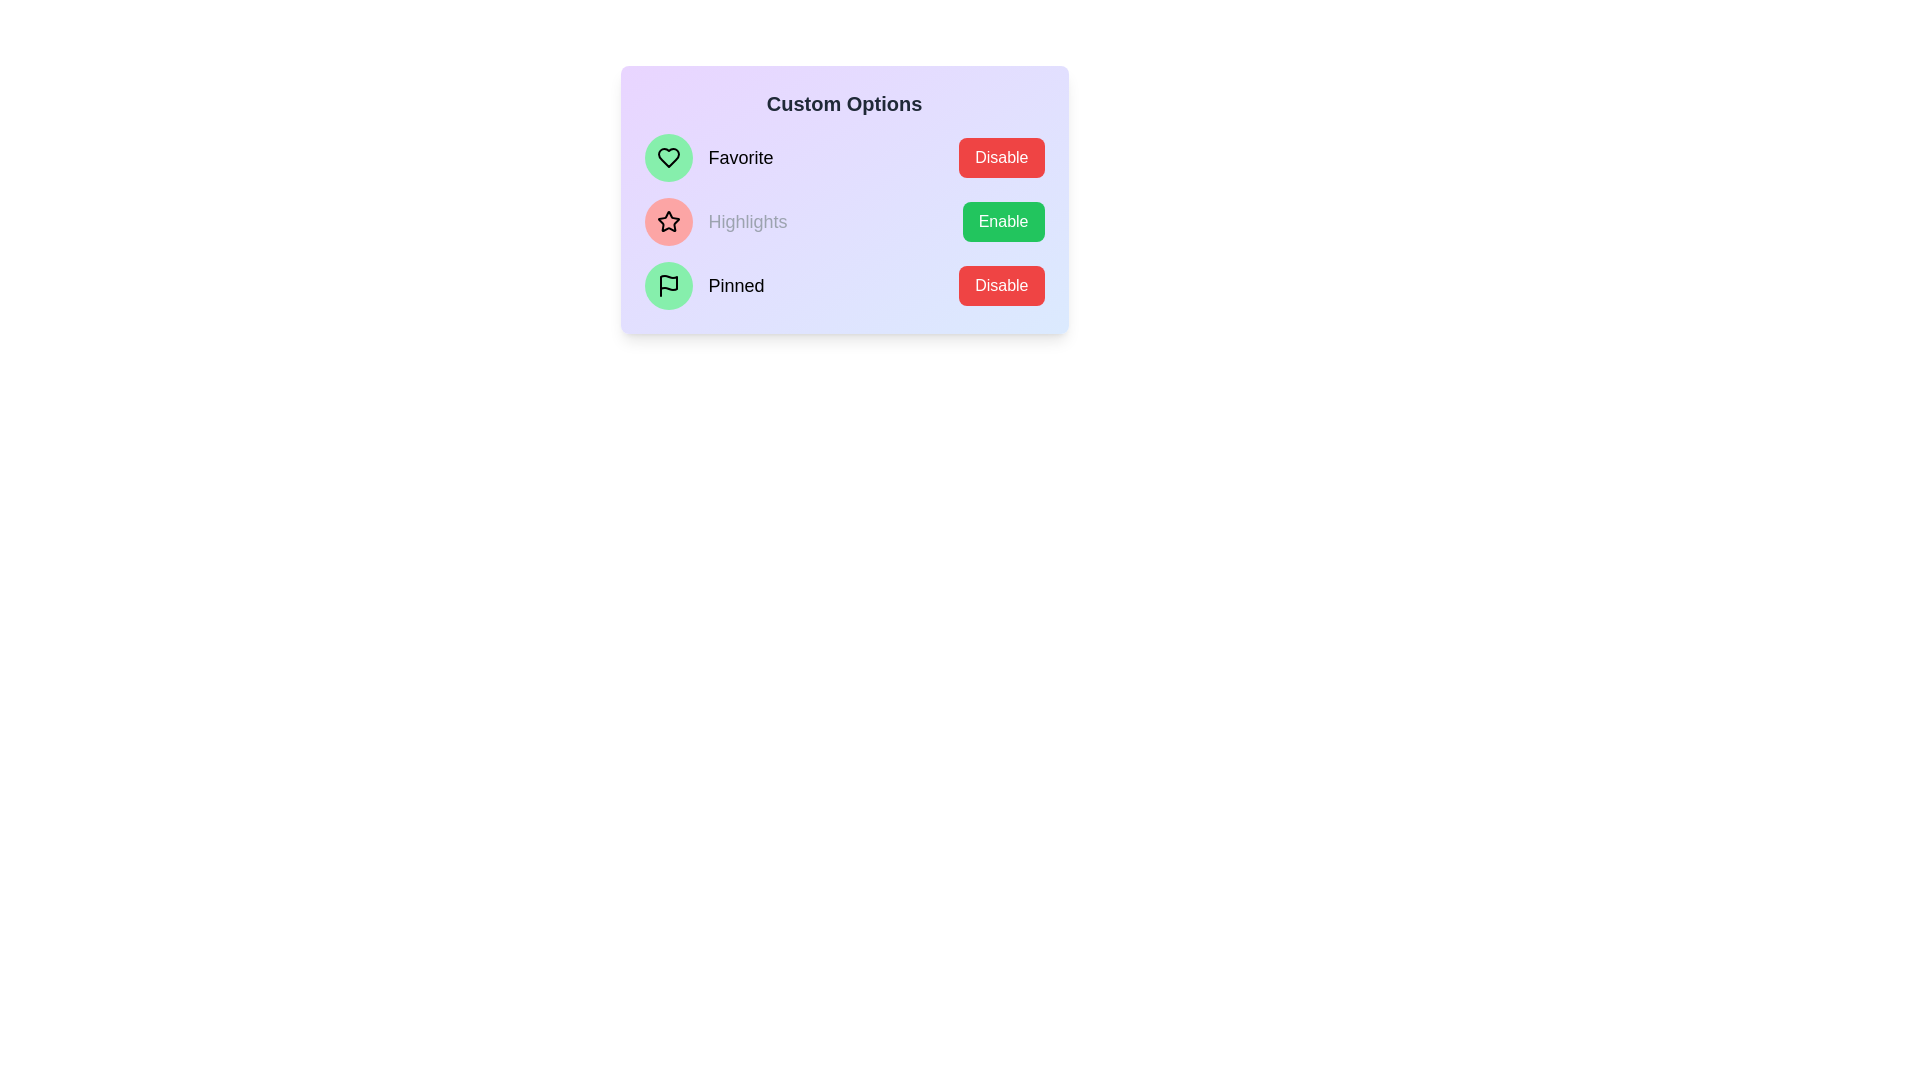 The width and height of the screenshot is (1920, 1080). Describe the element at coordinates (1001, 285) in the screenshot. I see `button to toggle the status of the item labeled Pinned` at that location.